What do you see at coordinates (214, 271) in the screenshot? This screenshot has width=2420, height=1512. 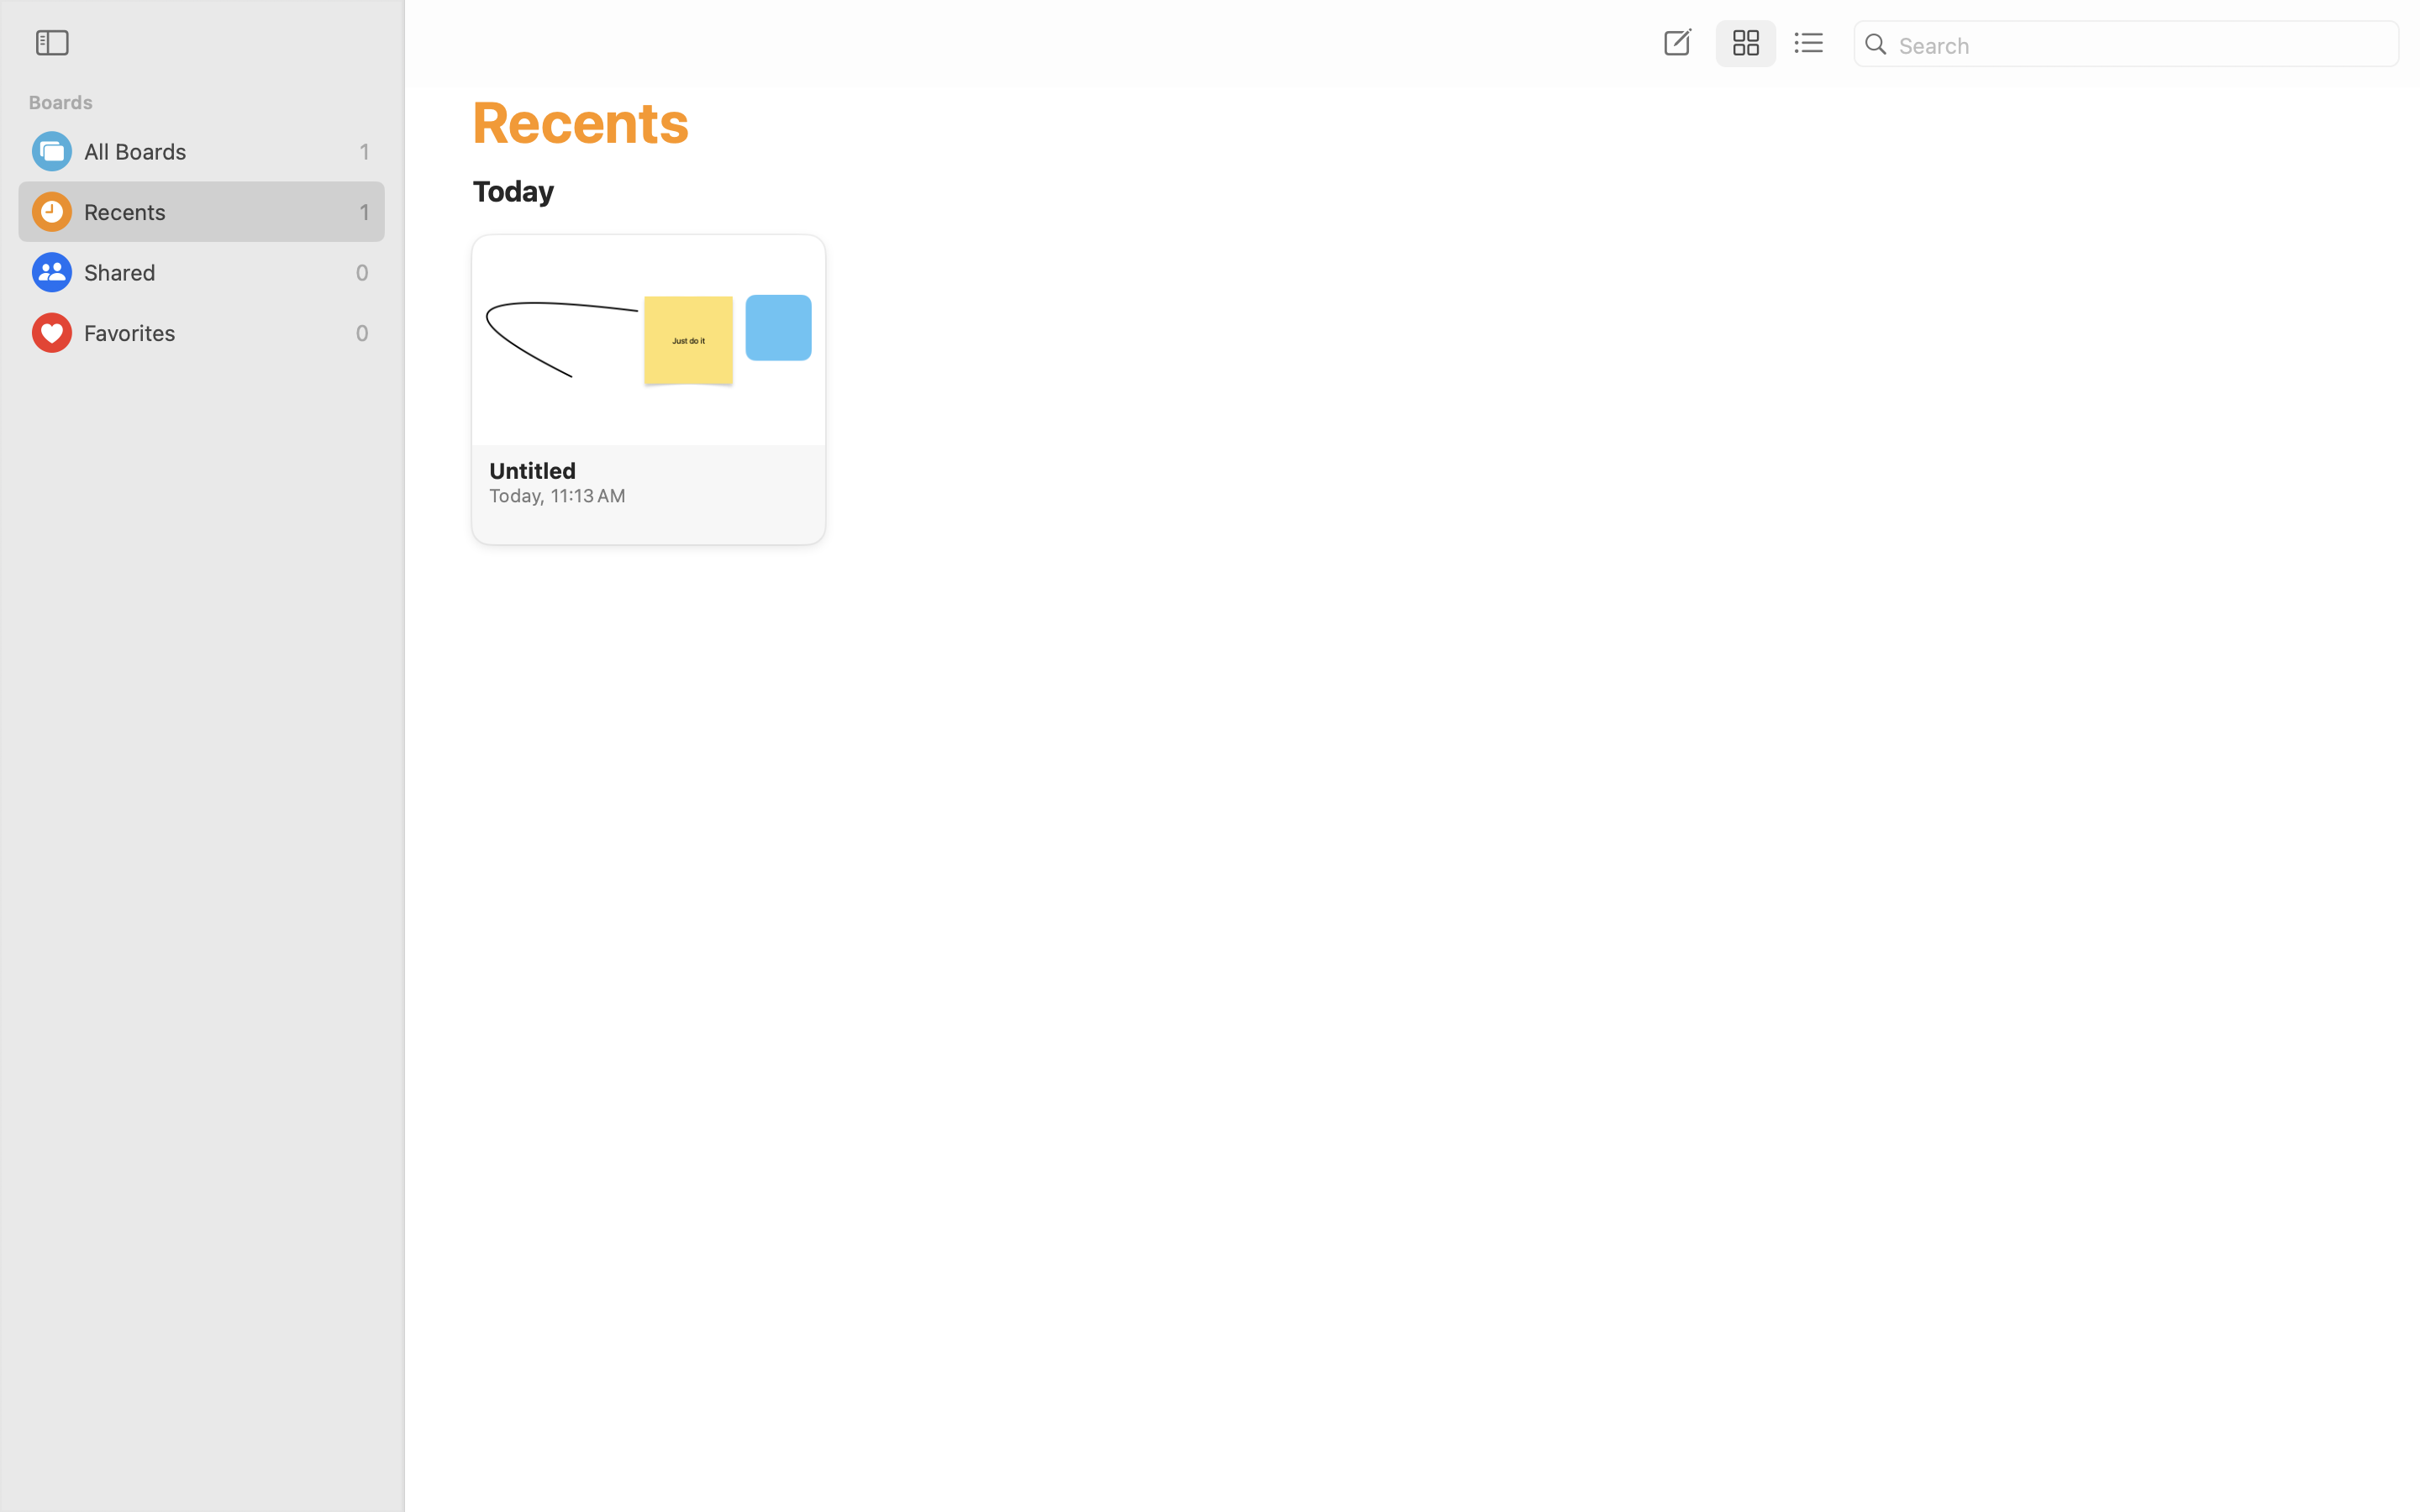 I see `'Shared'` at bounding box center [214, 271].